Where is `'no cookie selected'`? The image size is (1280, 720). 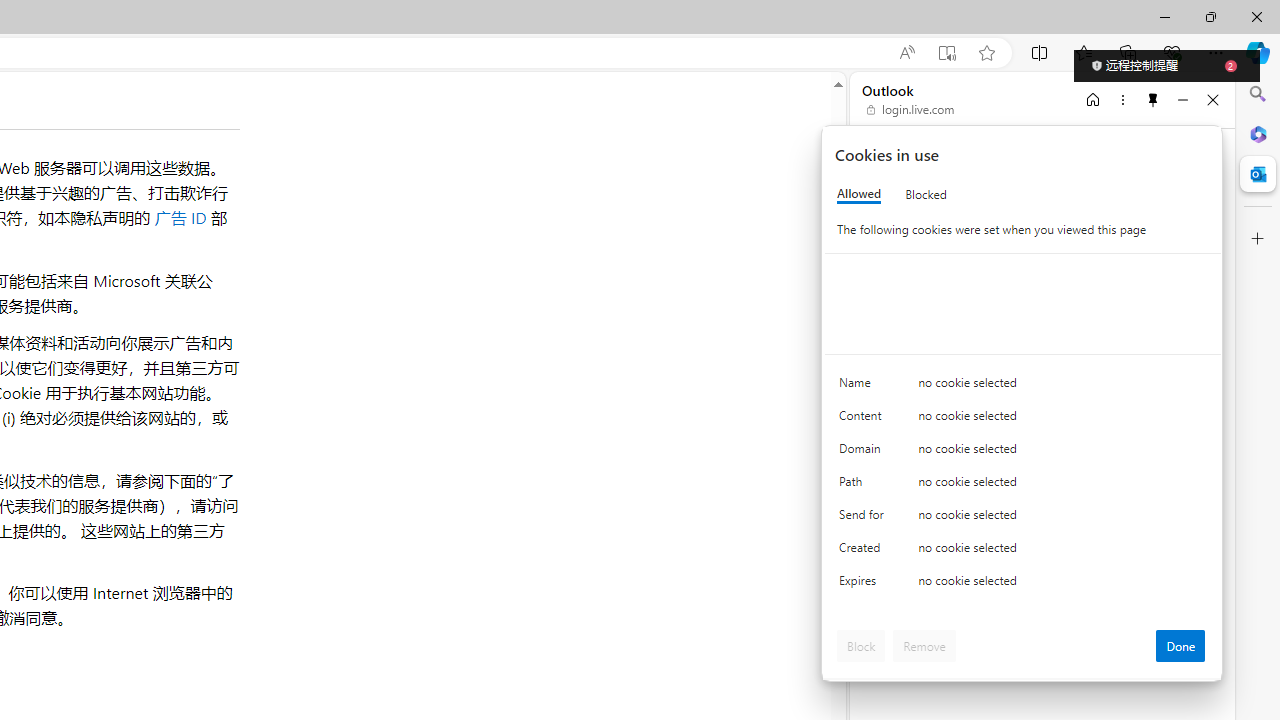 'no cookie selected' is located at coordinates (1061, 585).